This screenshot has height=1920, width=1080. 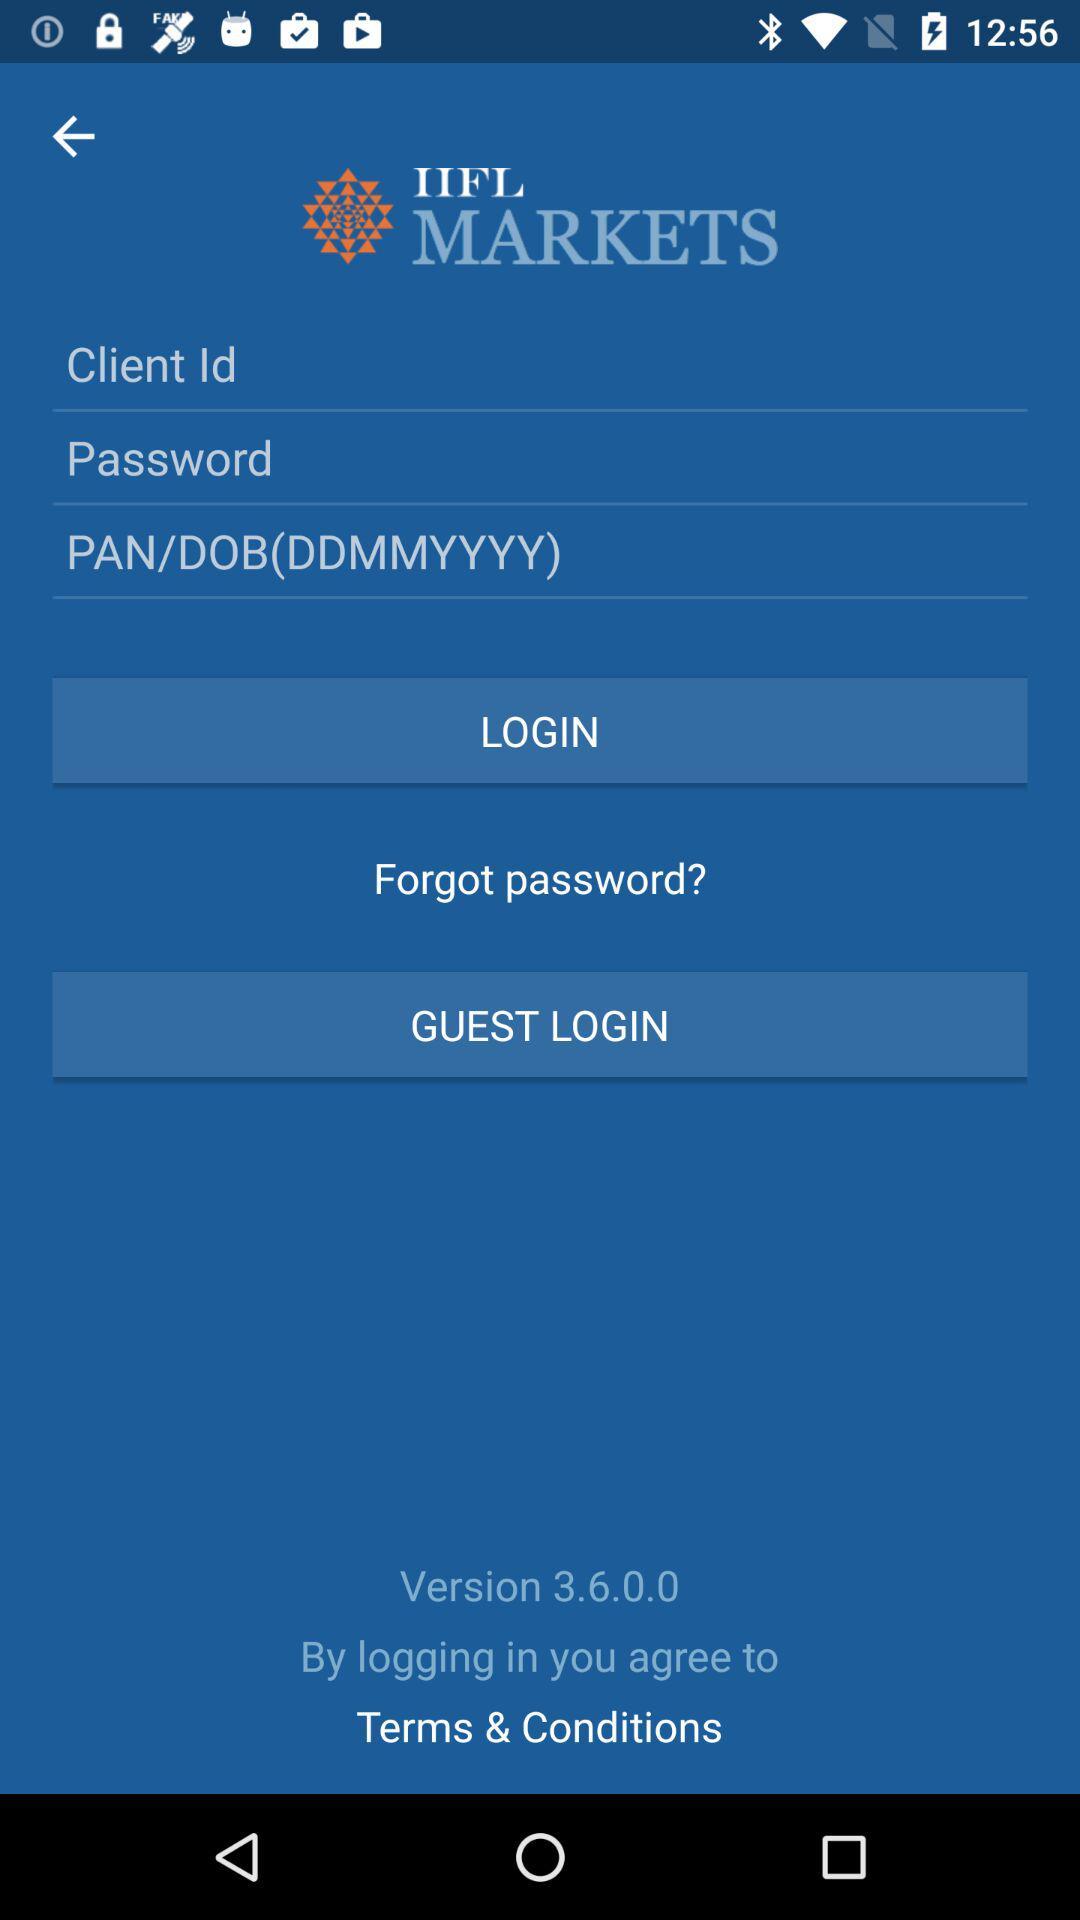 I want to click on the client id text field, so click(x=540, y=363).